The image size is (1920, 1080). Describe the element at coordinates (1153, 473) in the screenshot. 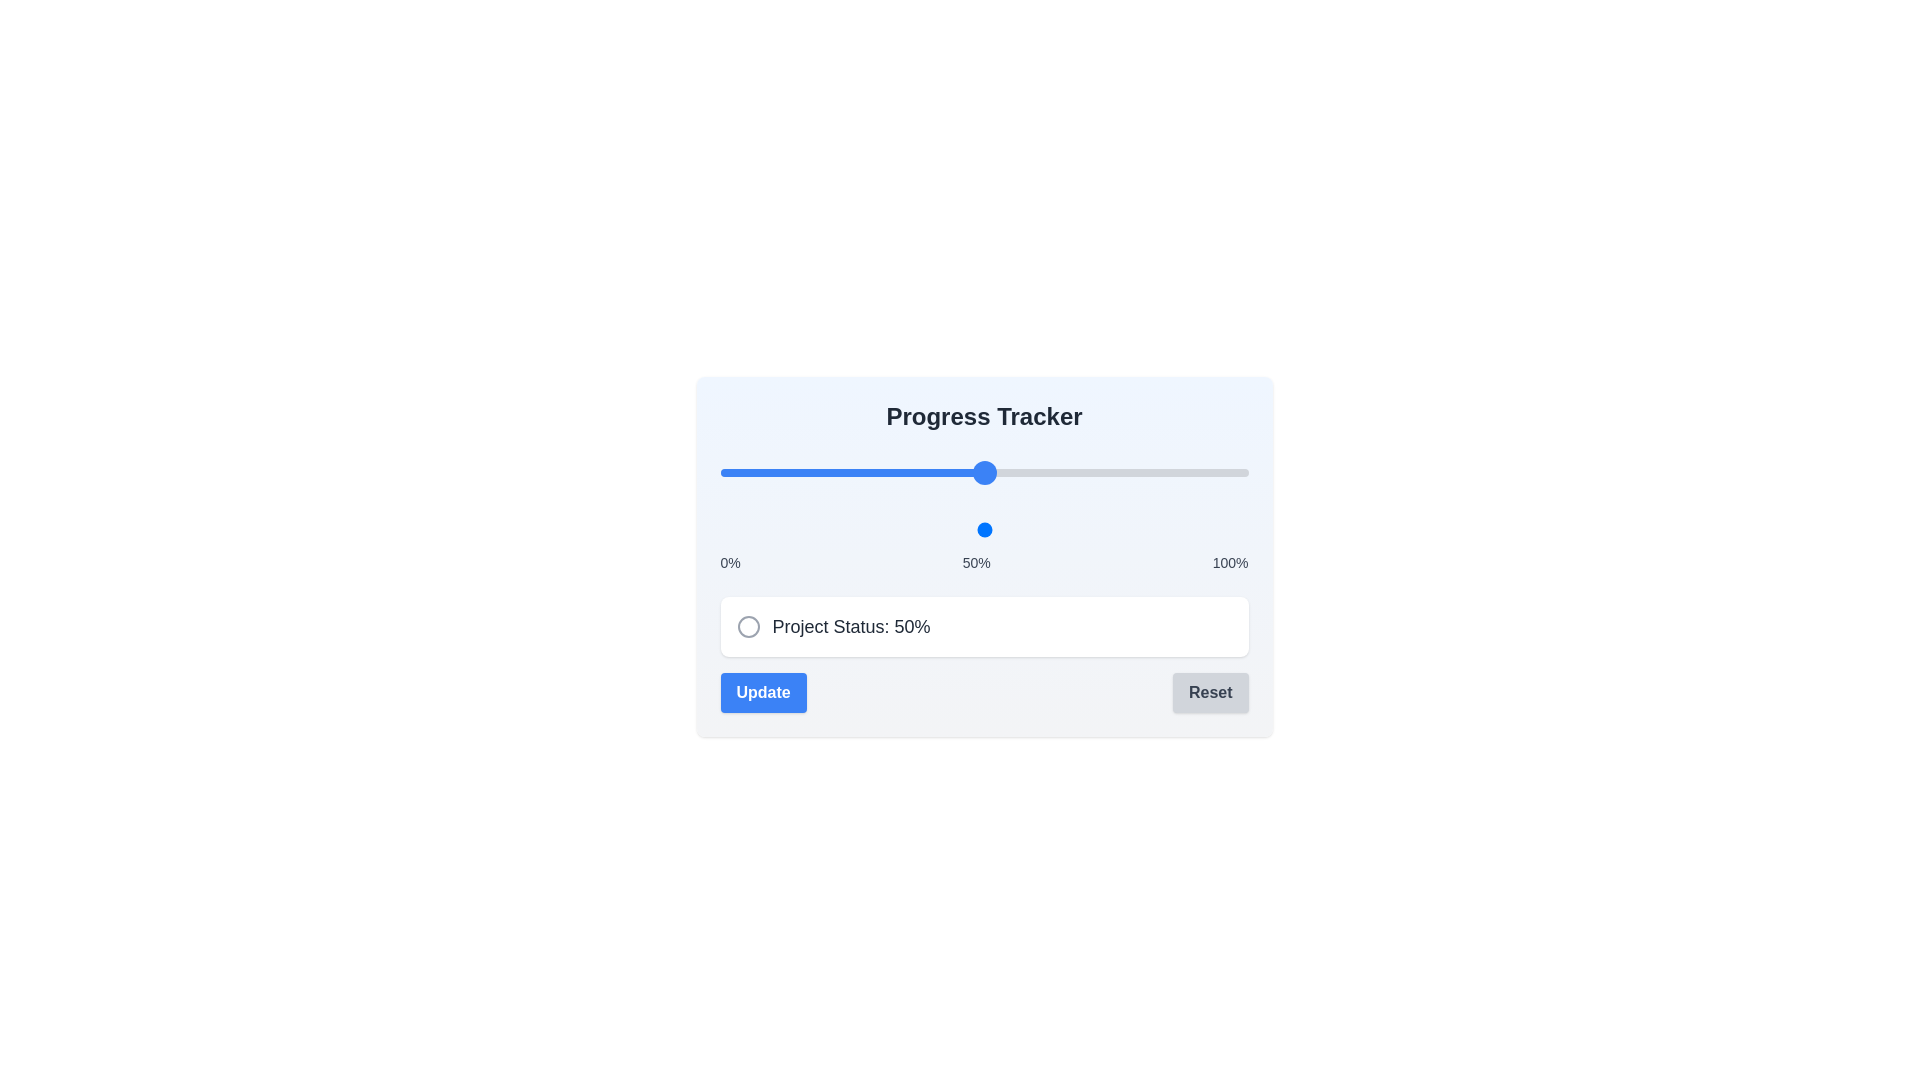

I see `the progress slider to set the progress to 82%` at that location.